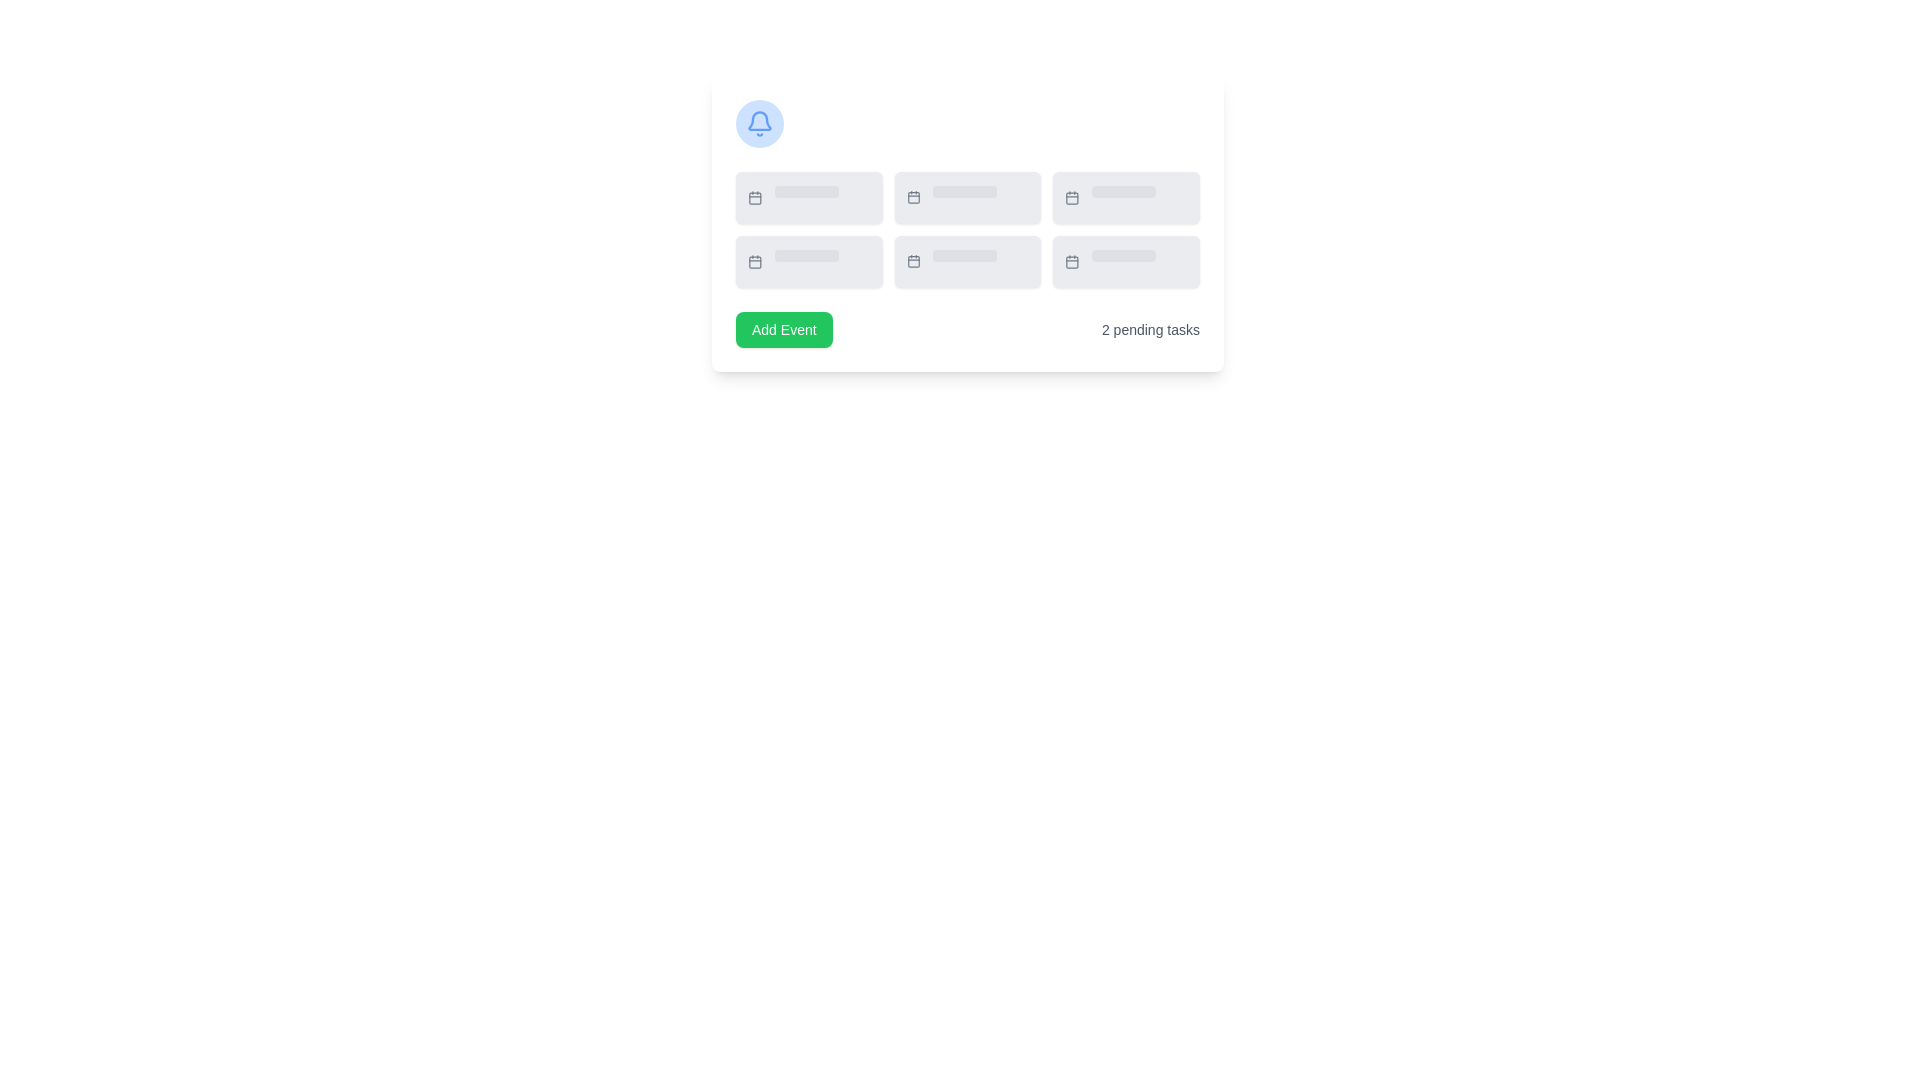 Image resolution: width=1920 pixels, height=1080 pixels. What do you see at coordinates (1071, 198) in the screenshot?
I see `the small rectangle with rounded corners located in the upper right area of the SVG calendar icon` at bounding box center [1071, 198].